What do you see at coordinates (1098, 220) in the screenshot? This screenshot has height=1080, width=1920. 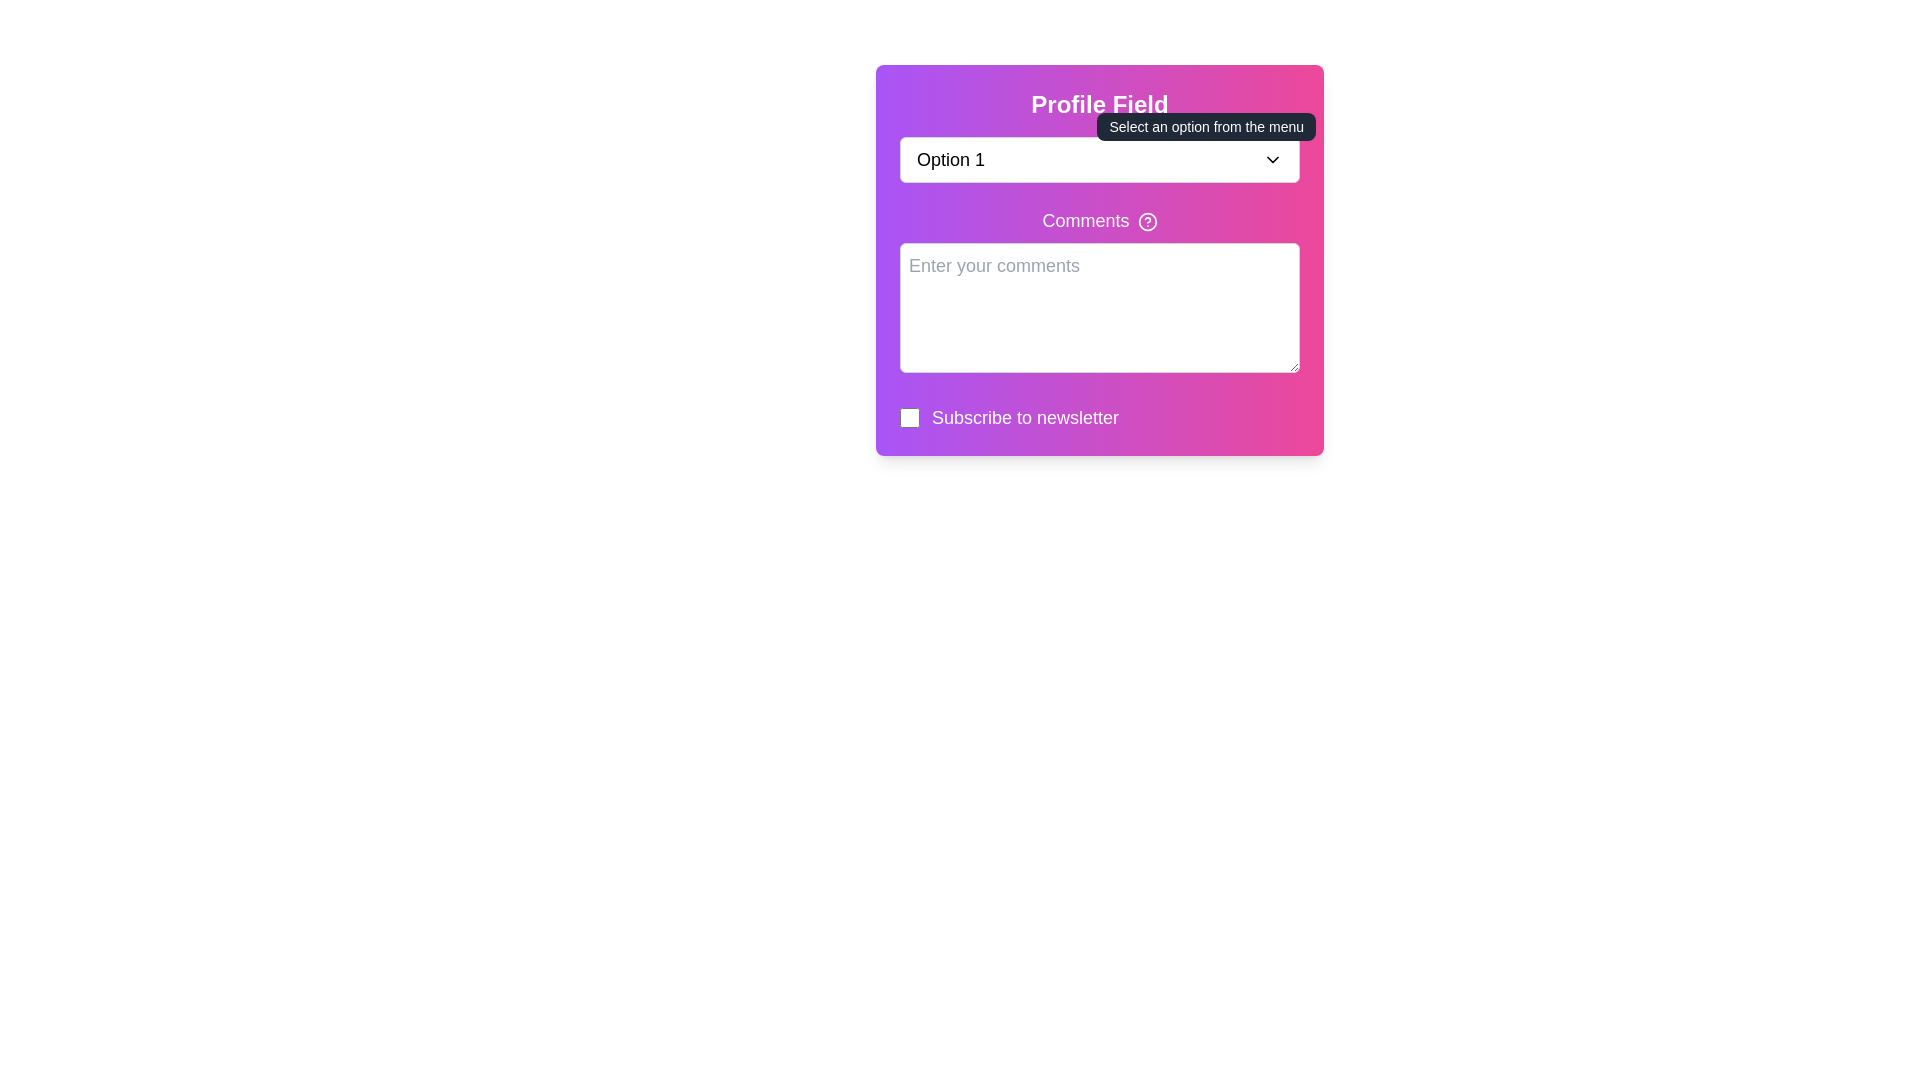 I see `the 'Comments' text label, which is styled in medium font size and white color, positioned on a gradient pink-purple background, directly above the comments input area` at bounding box center [1098, 220].